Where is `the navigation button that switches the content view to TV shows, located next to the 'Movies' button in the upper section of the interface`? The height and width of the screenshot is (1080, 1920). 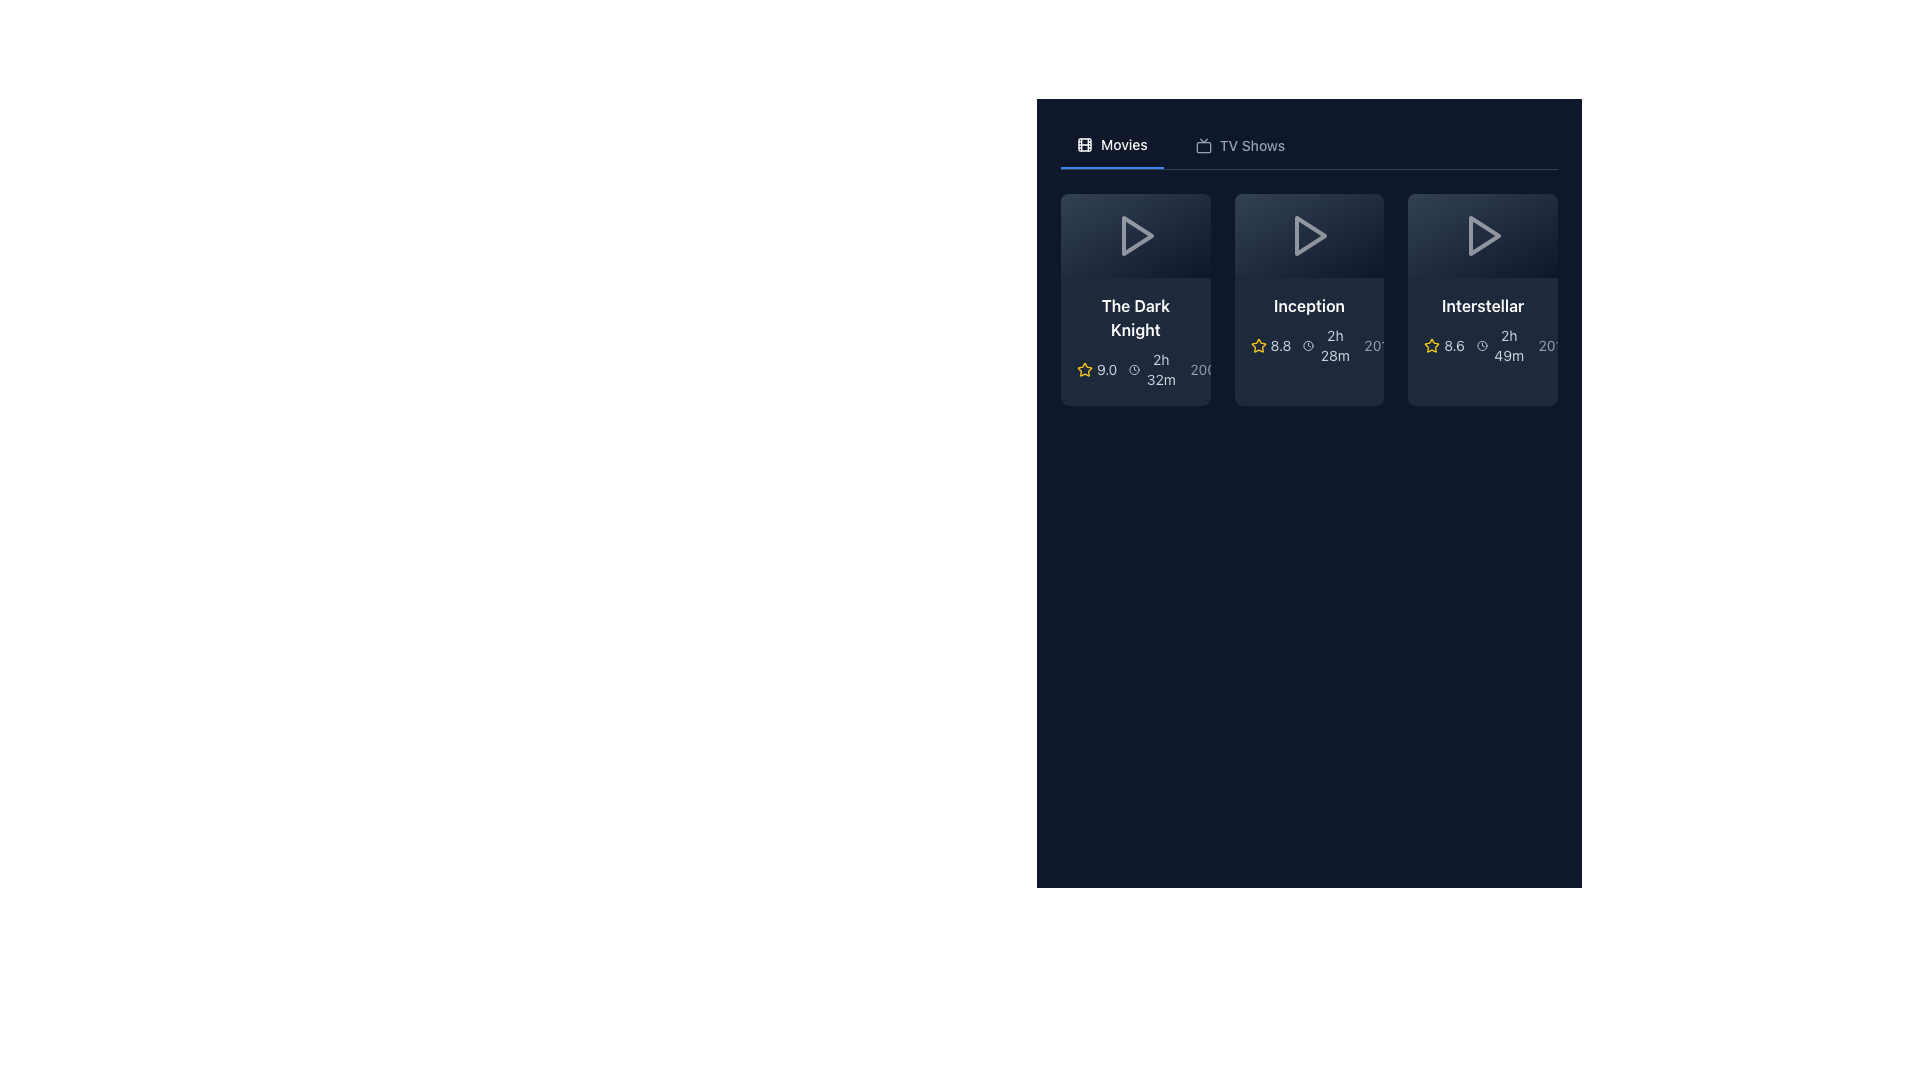 the navigation button that switches the content view to TV shows, located next to the 'Movies' button in the upper section of the interface is located at coordinates (1239, 145).